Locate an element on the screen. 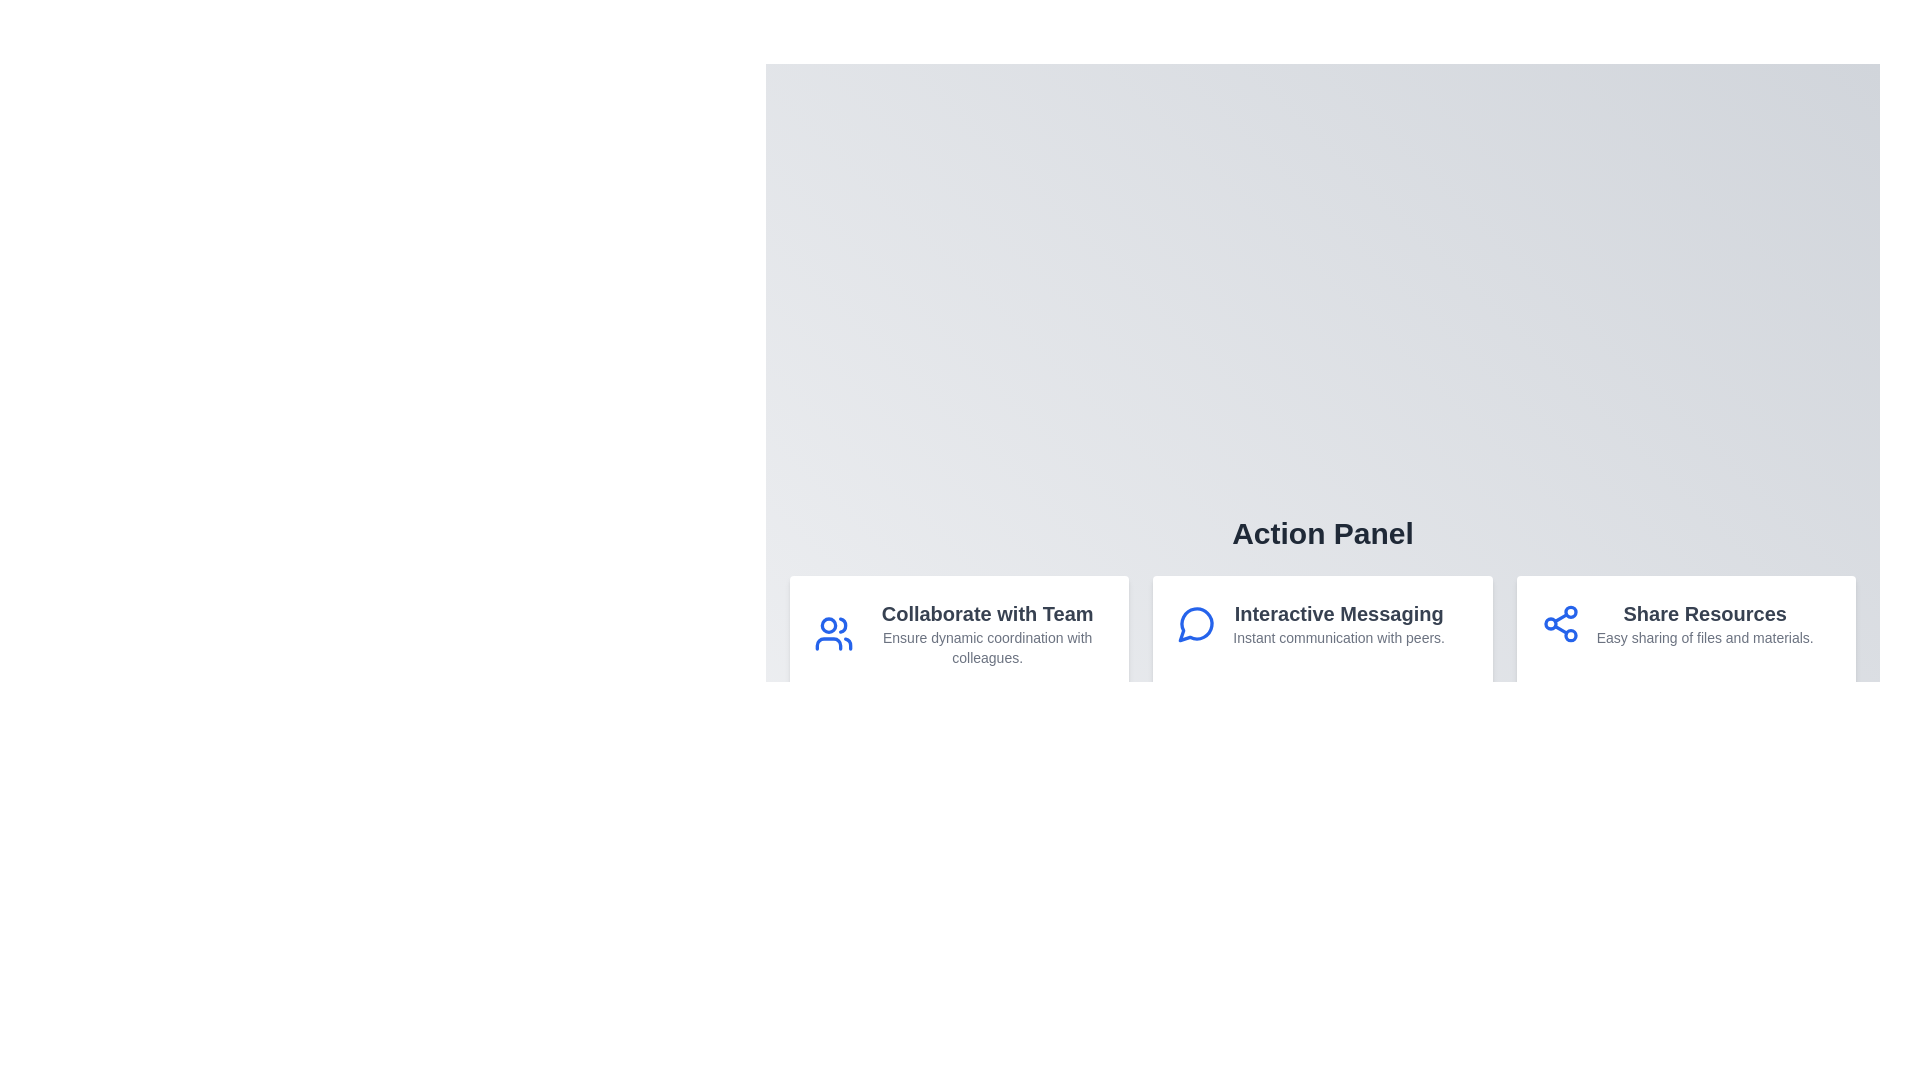 The image size is (1920, 1080). the blue group of people icon located in the 'Collaborate with Team' section, positioned above the corresponding text is located at coordinates (834, 633).